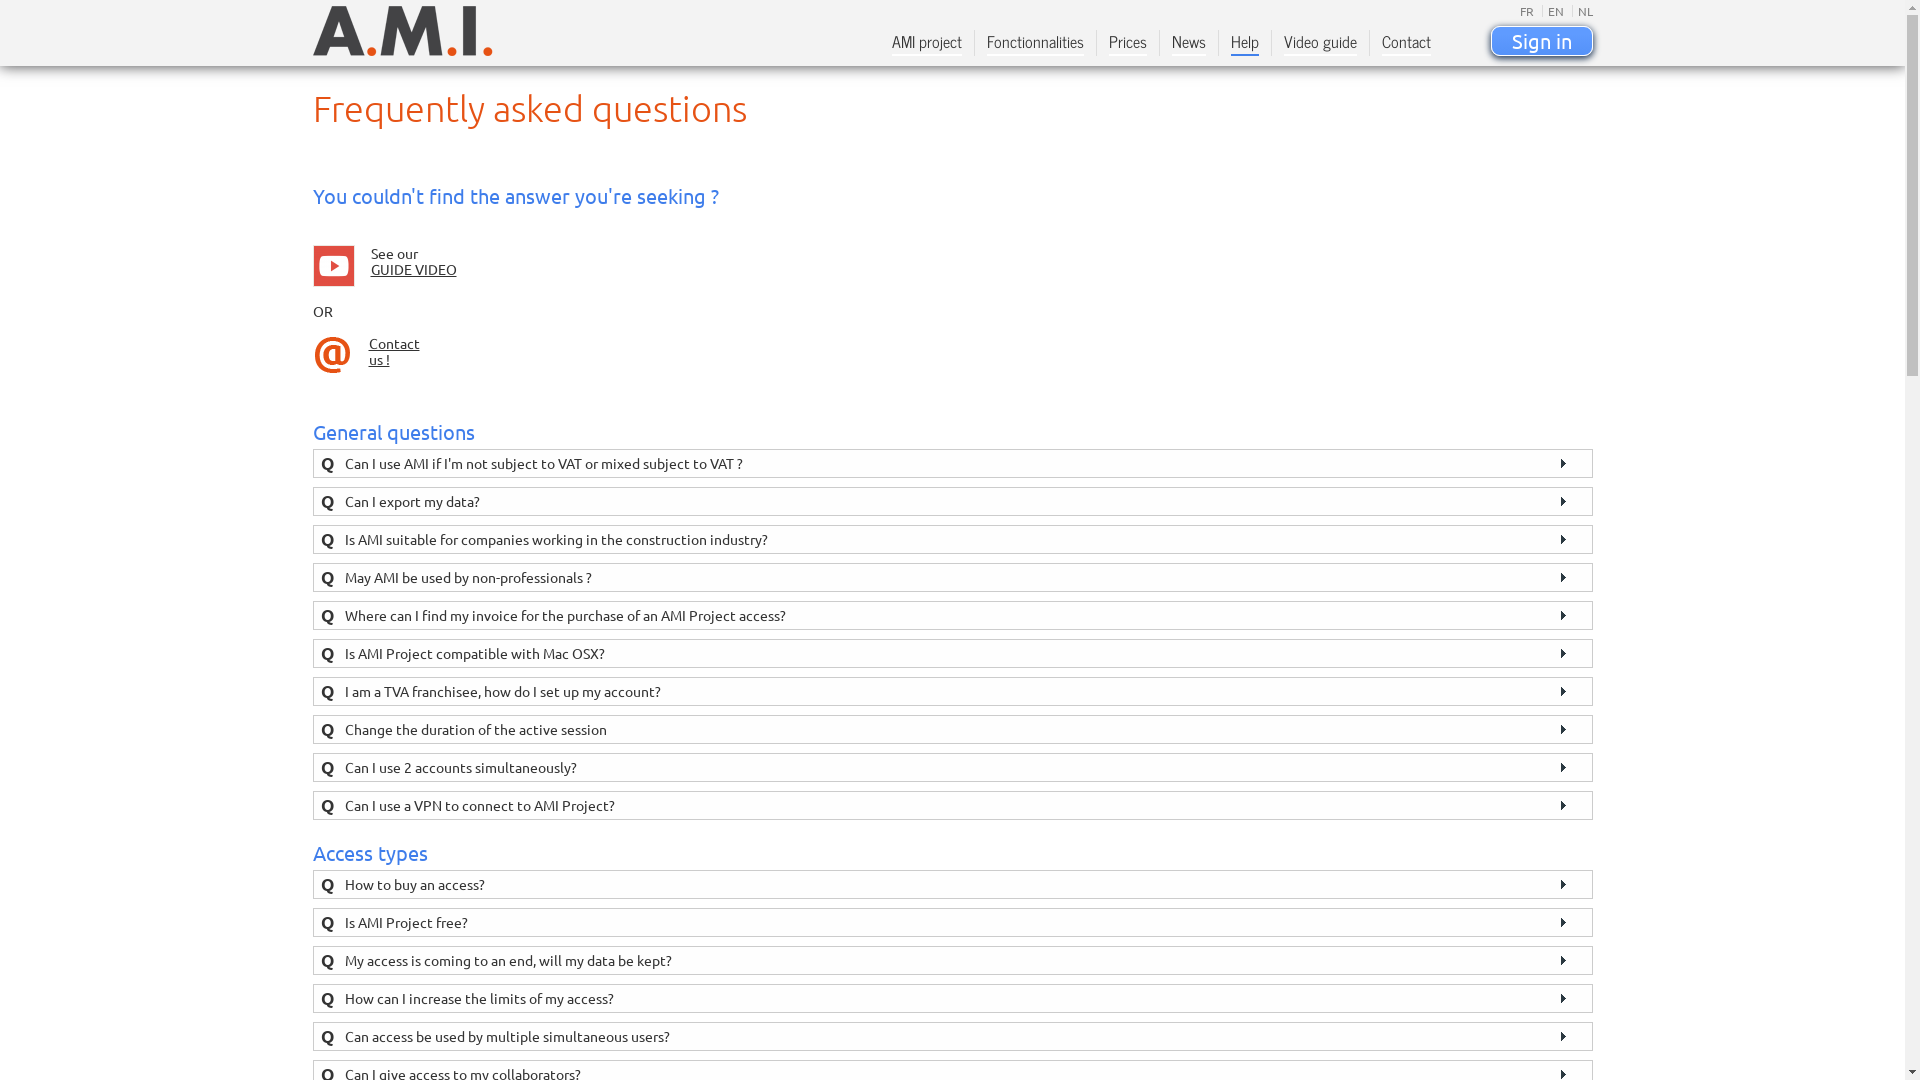  Describe the element at coordinates (1581, 11) in the screenshot. I see `'NL'` at that location.